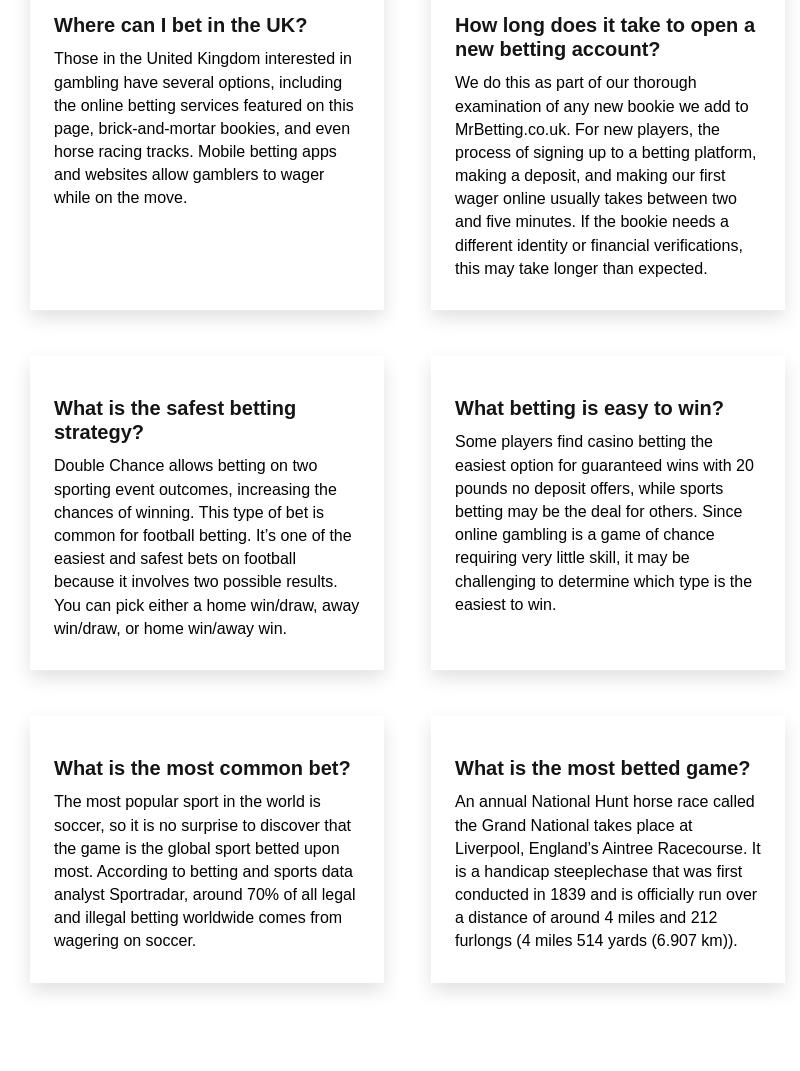  I want to click on 'Those in the United Kingdom interested in gambling have several options, including the online betting services featured on this page, brick-and-mortar bookies, and even horse racing tracks. Mobile betting apps and websites allow gamblers to wager while on the move.', so click(203, 127).